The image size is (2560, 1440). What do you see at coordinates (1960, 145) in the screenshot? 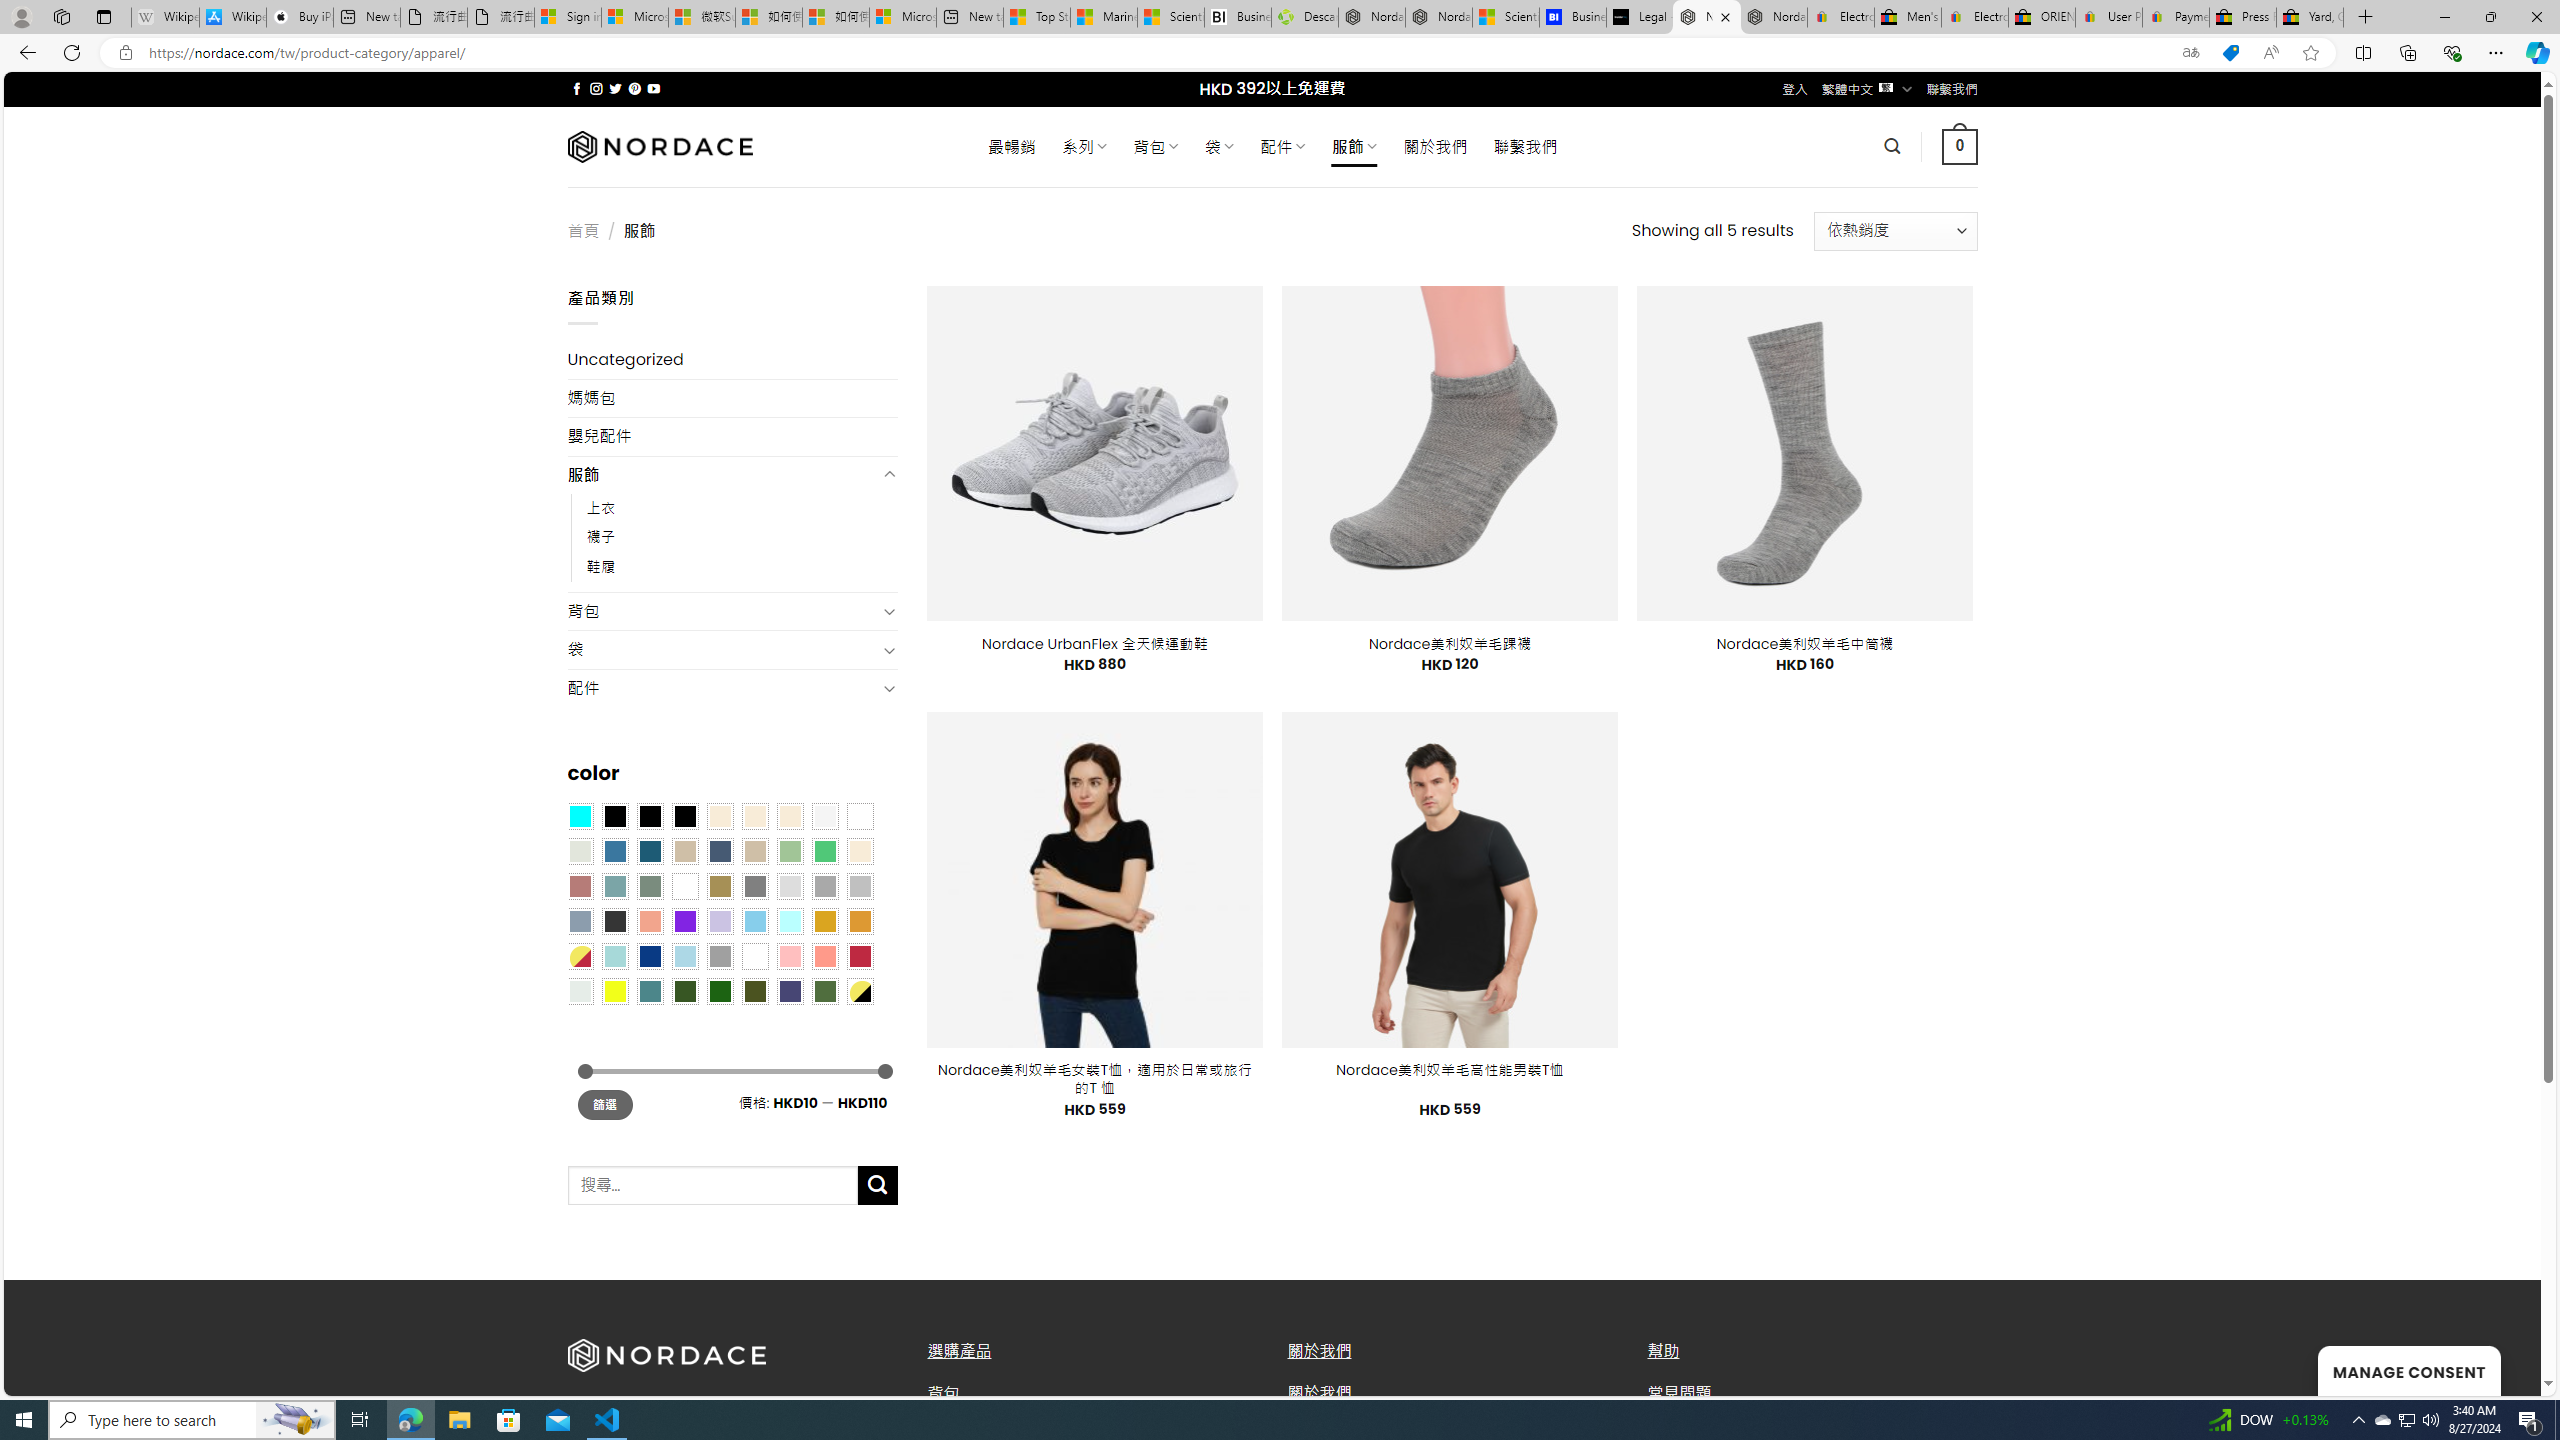
I see `' 0 '` at bounding box center [1960, 145].